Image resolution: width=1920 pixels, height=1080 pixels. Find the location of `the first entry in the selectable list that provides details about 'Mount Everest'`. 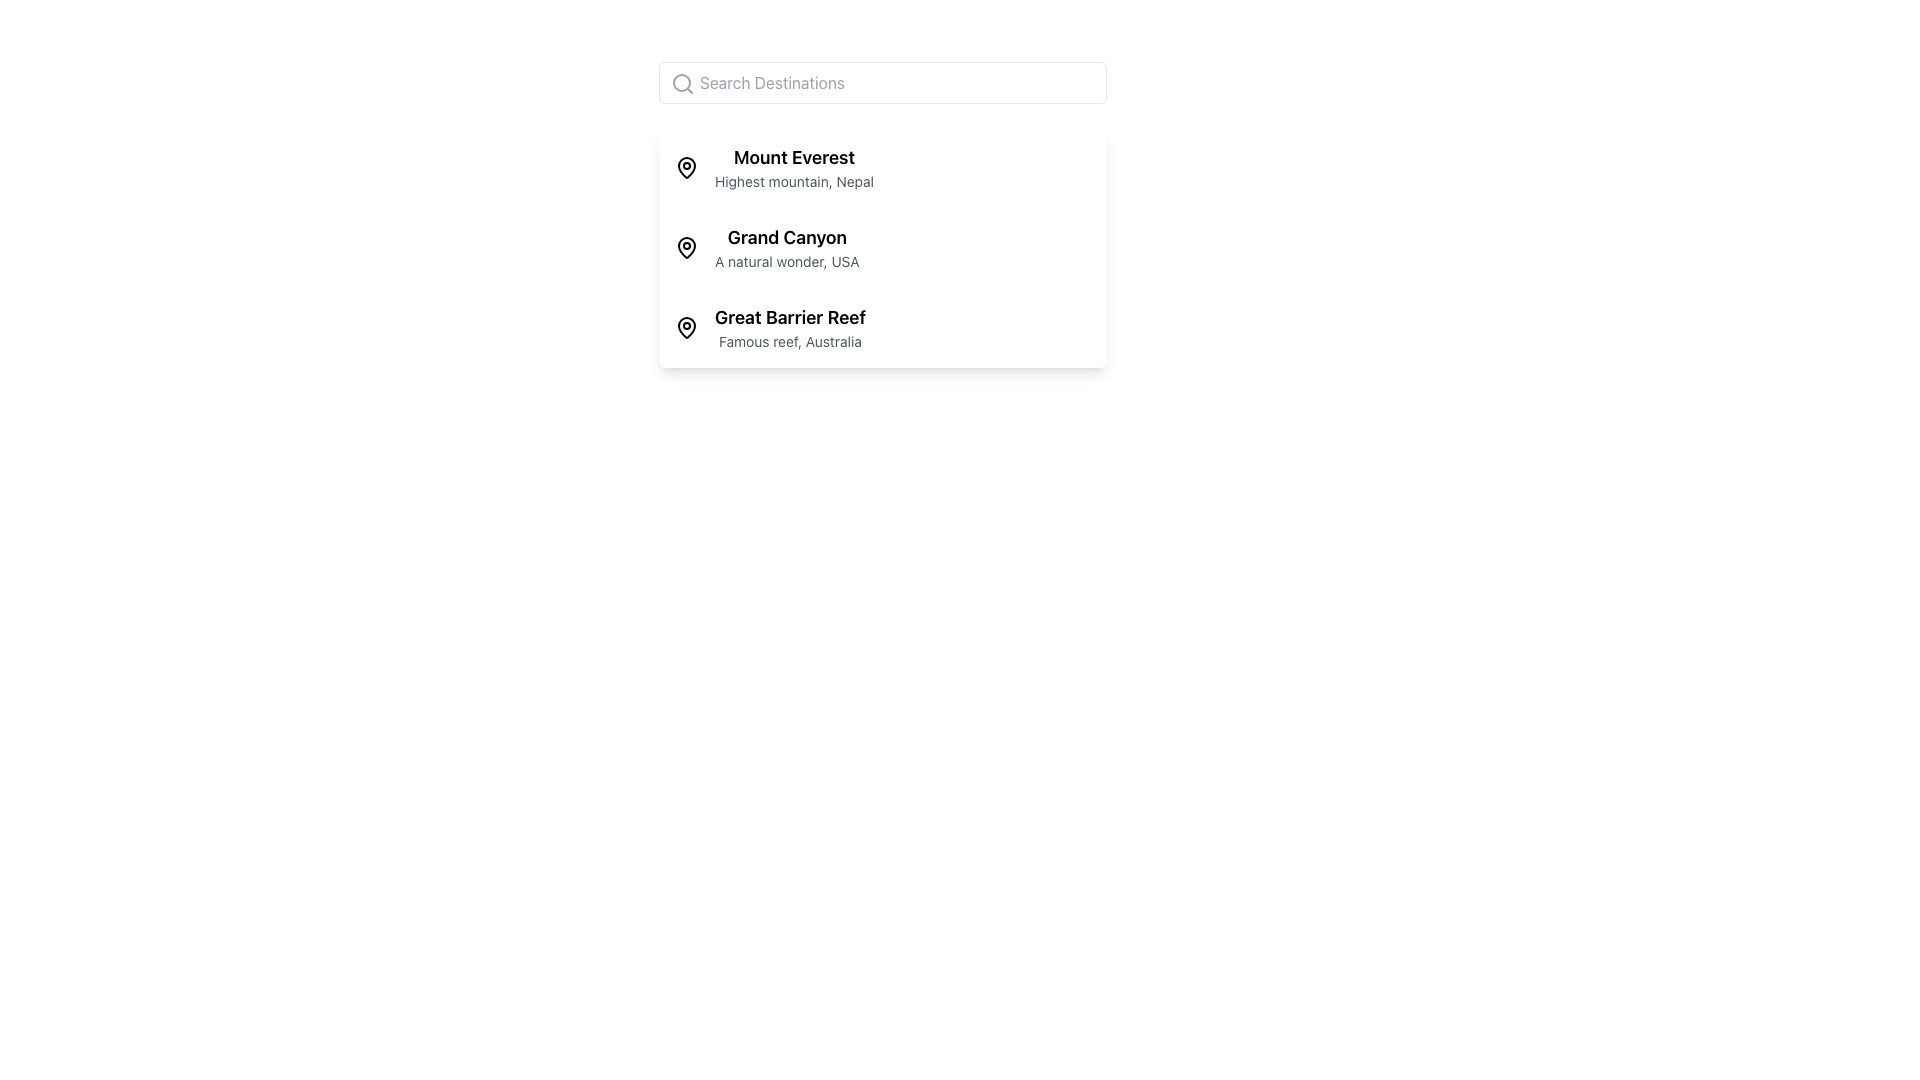

the first entry in the selectable list that provides details about 'Mount Everest' is located at coordinates (882, 167).